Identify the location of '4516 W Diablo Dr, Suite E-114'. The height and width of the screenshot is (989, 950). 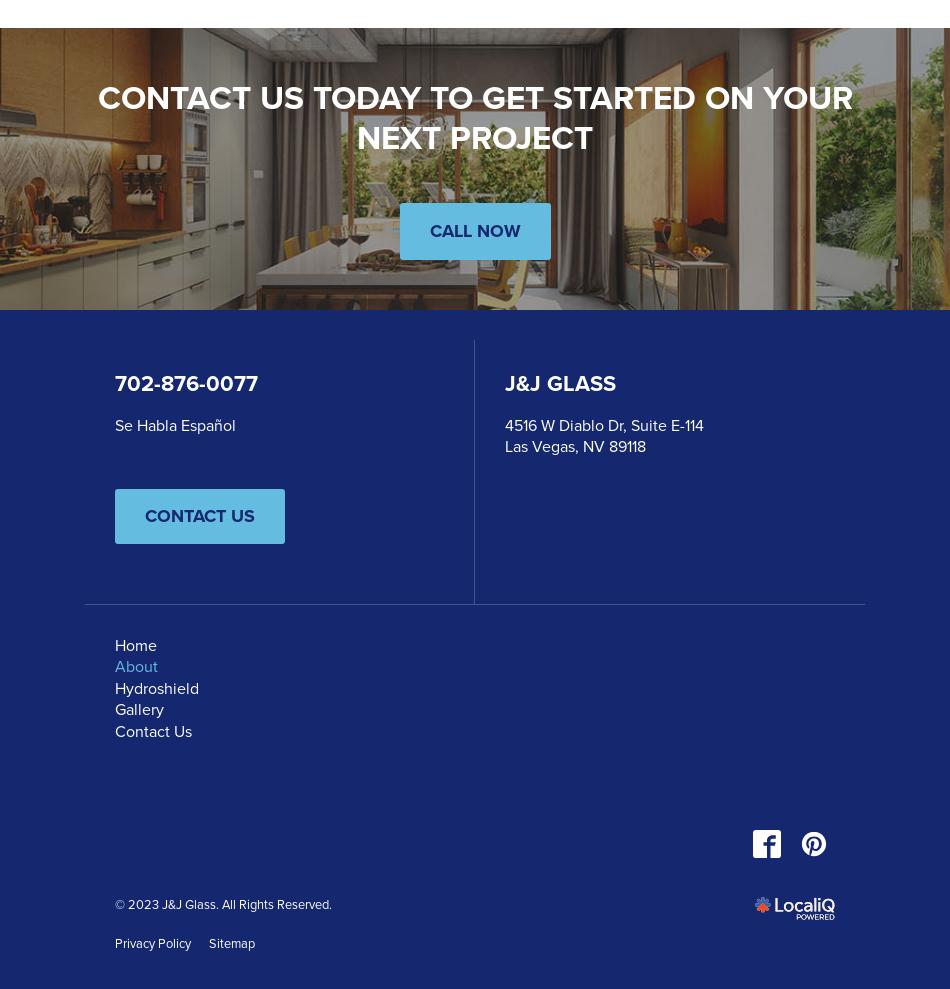
(604, 424).